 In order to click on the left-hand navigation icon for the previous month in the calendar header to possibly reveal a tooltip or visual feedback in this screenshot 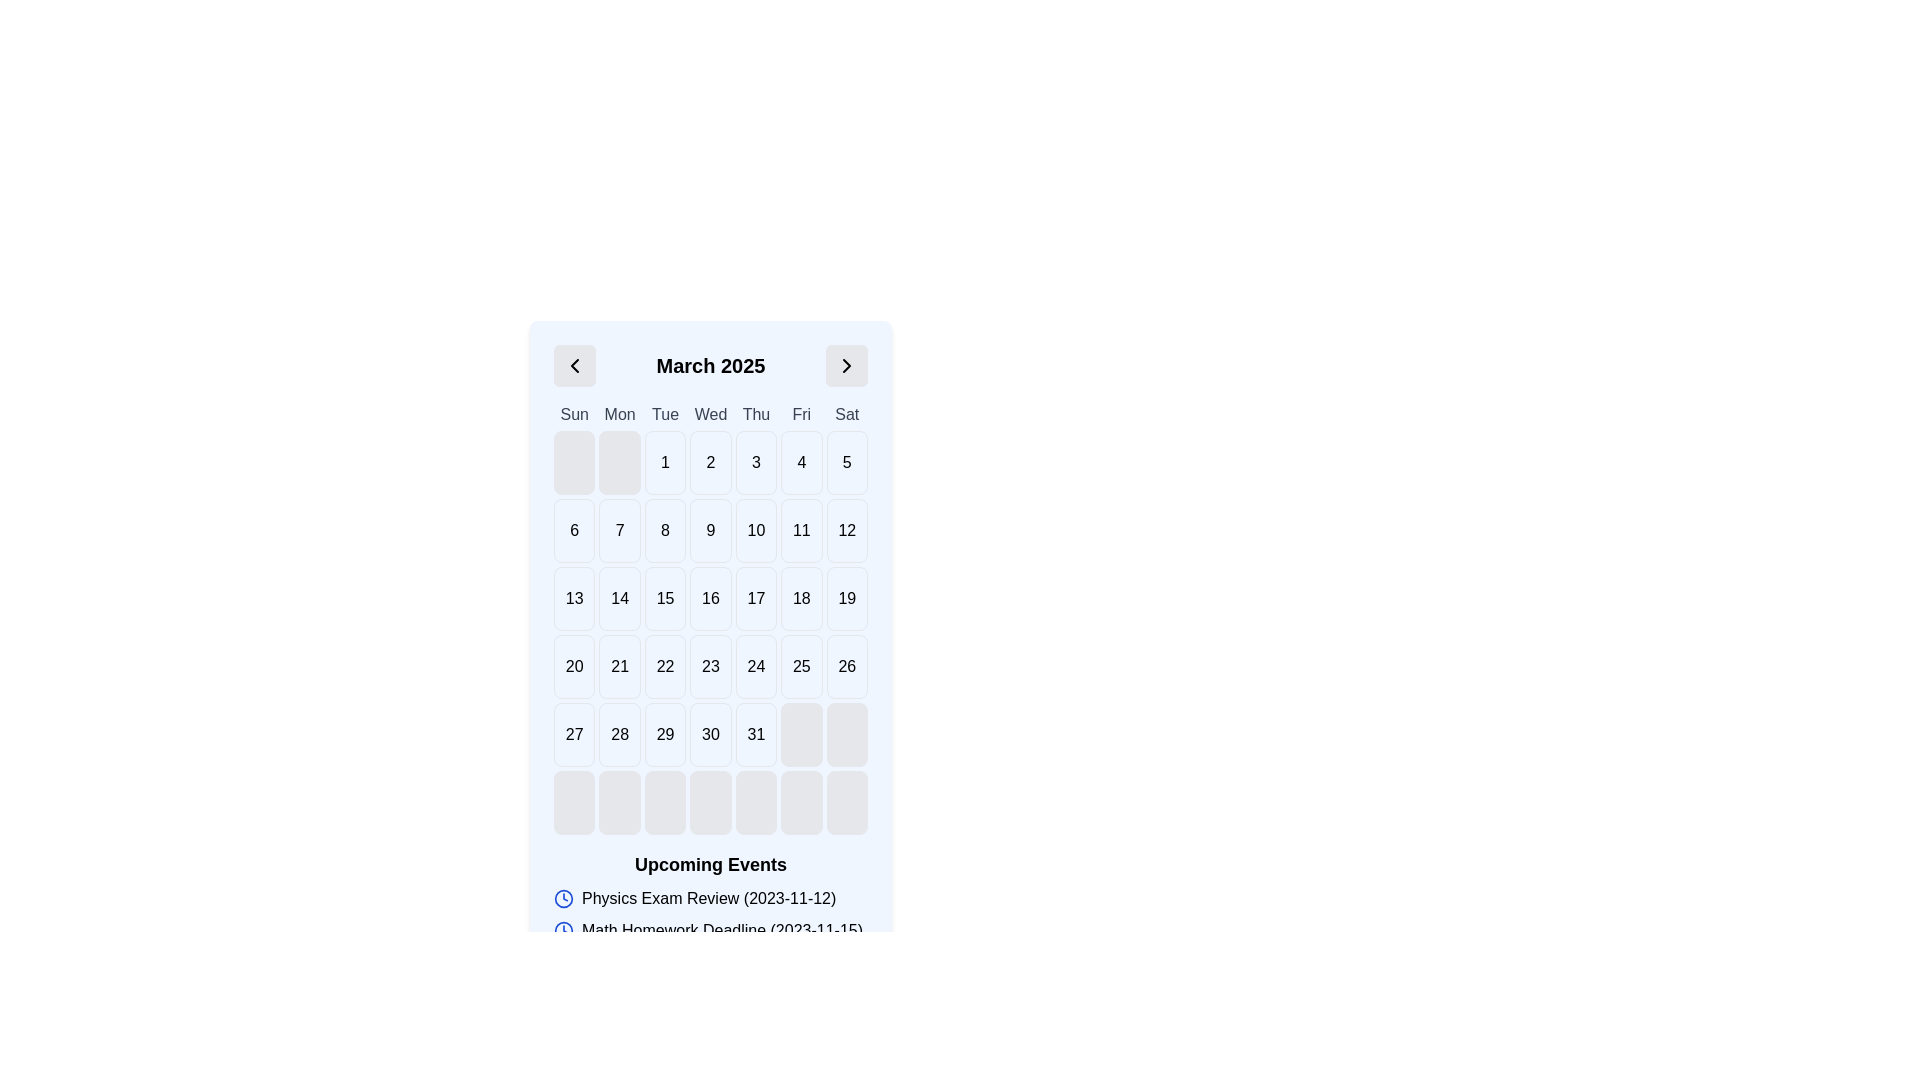, I will do `click(574, 366)`.